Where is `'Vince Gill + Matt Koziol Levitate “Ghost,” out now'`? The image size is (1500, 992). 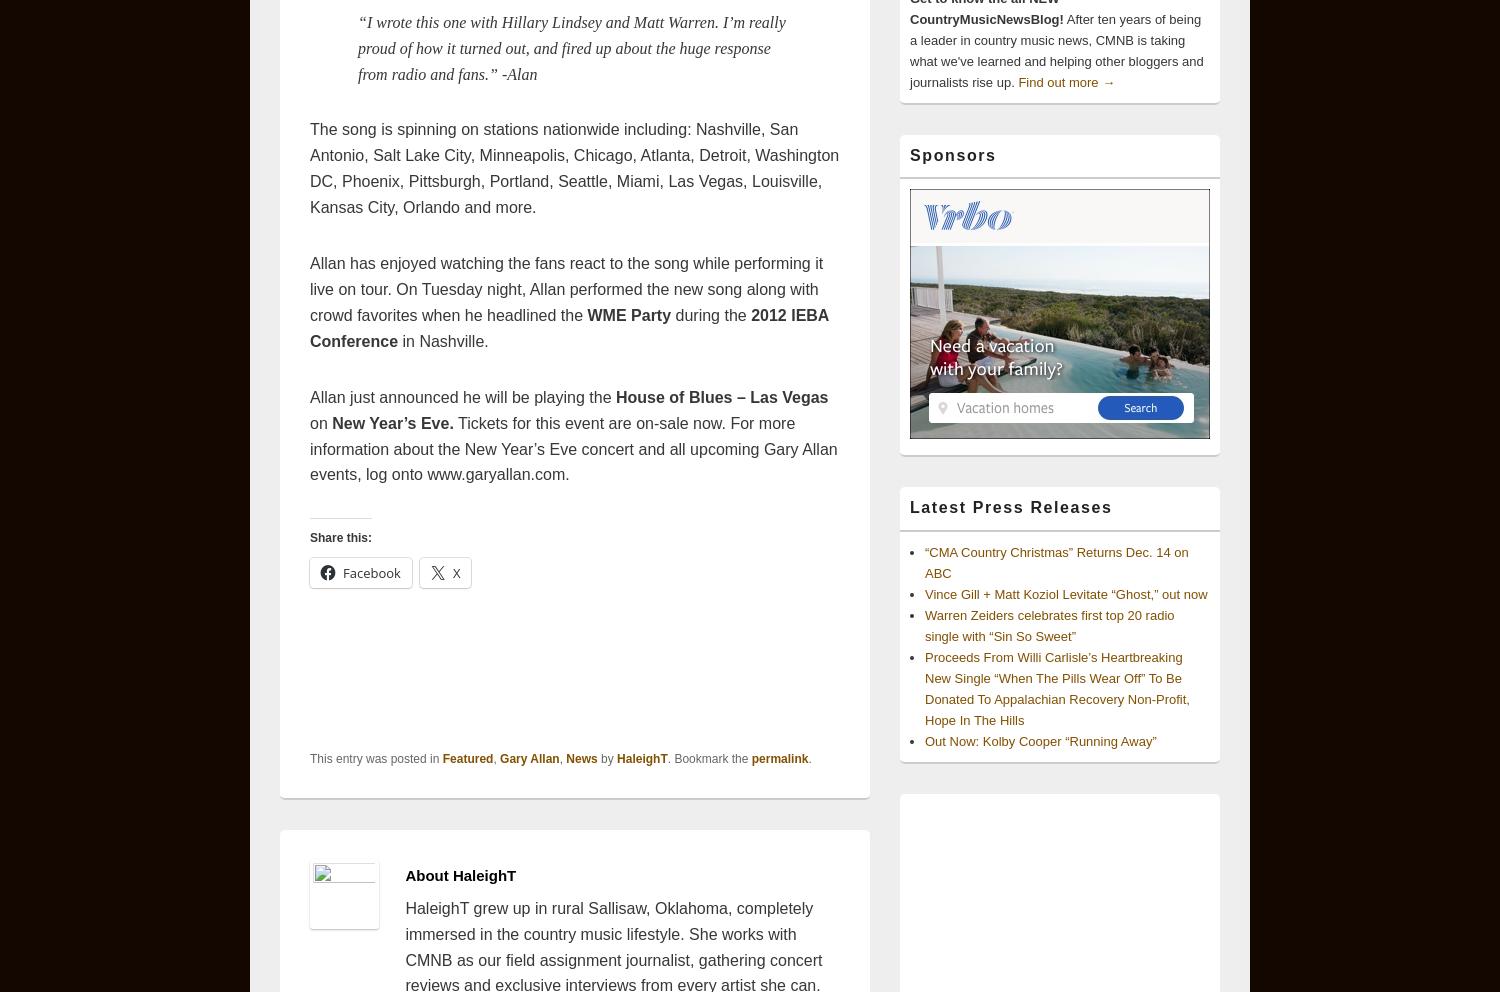
'Vince Gill + Matt Koziol Levitate “Ghost,” out now' is located at coordinates (1065, 592).